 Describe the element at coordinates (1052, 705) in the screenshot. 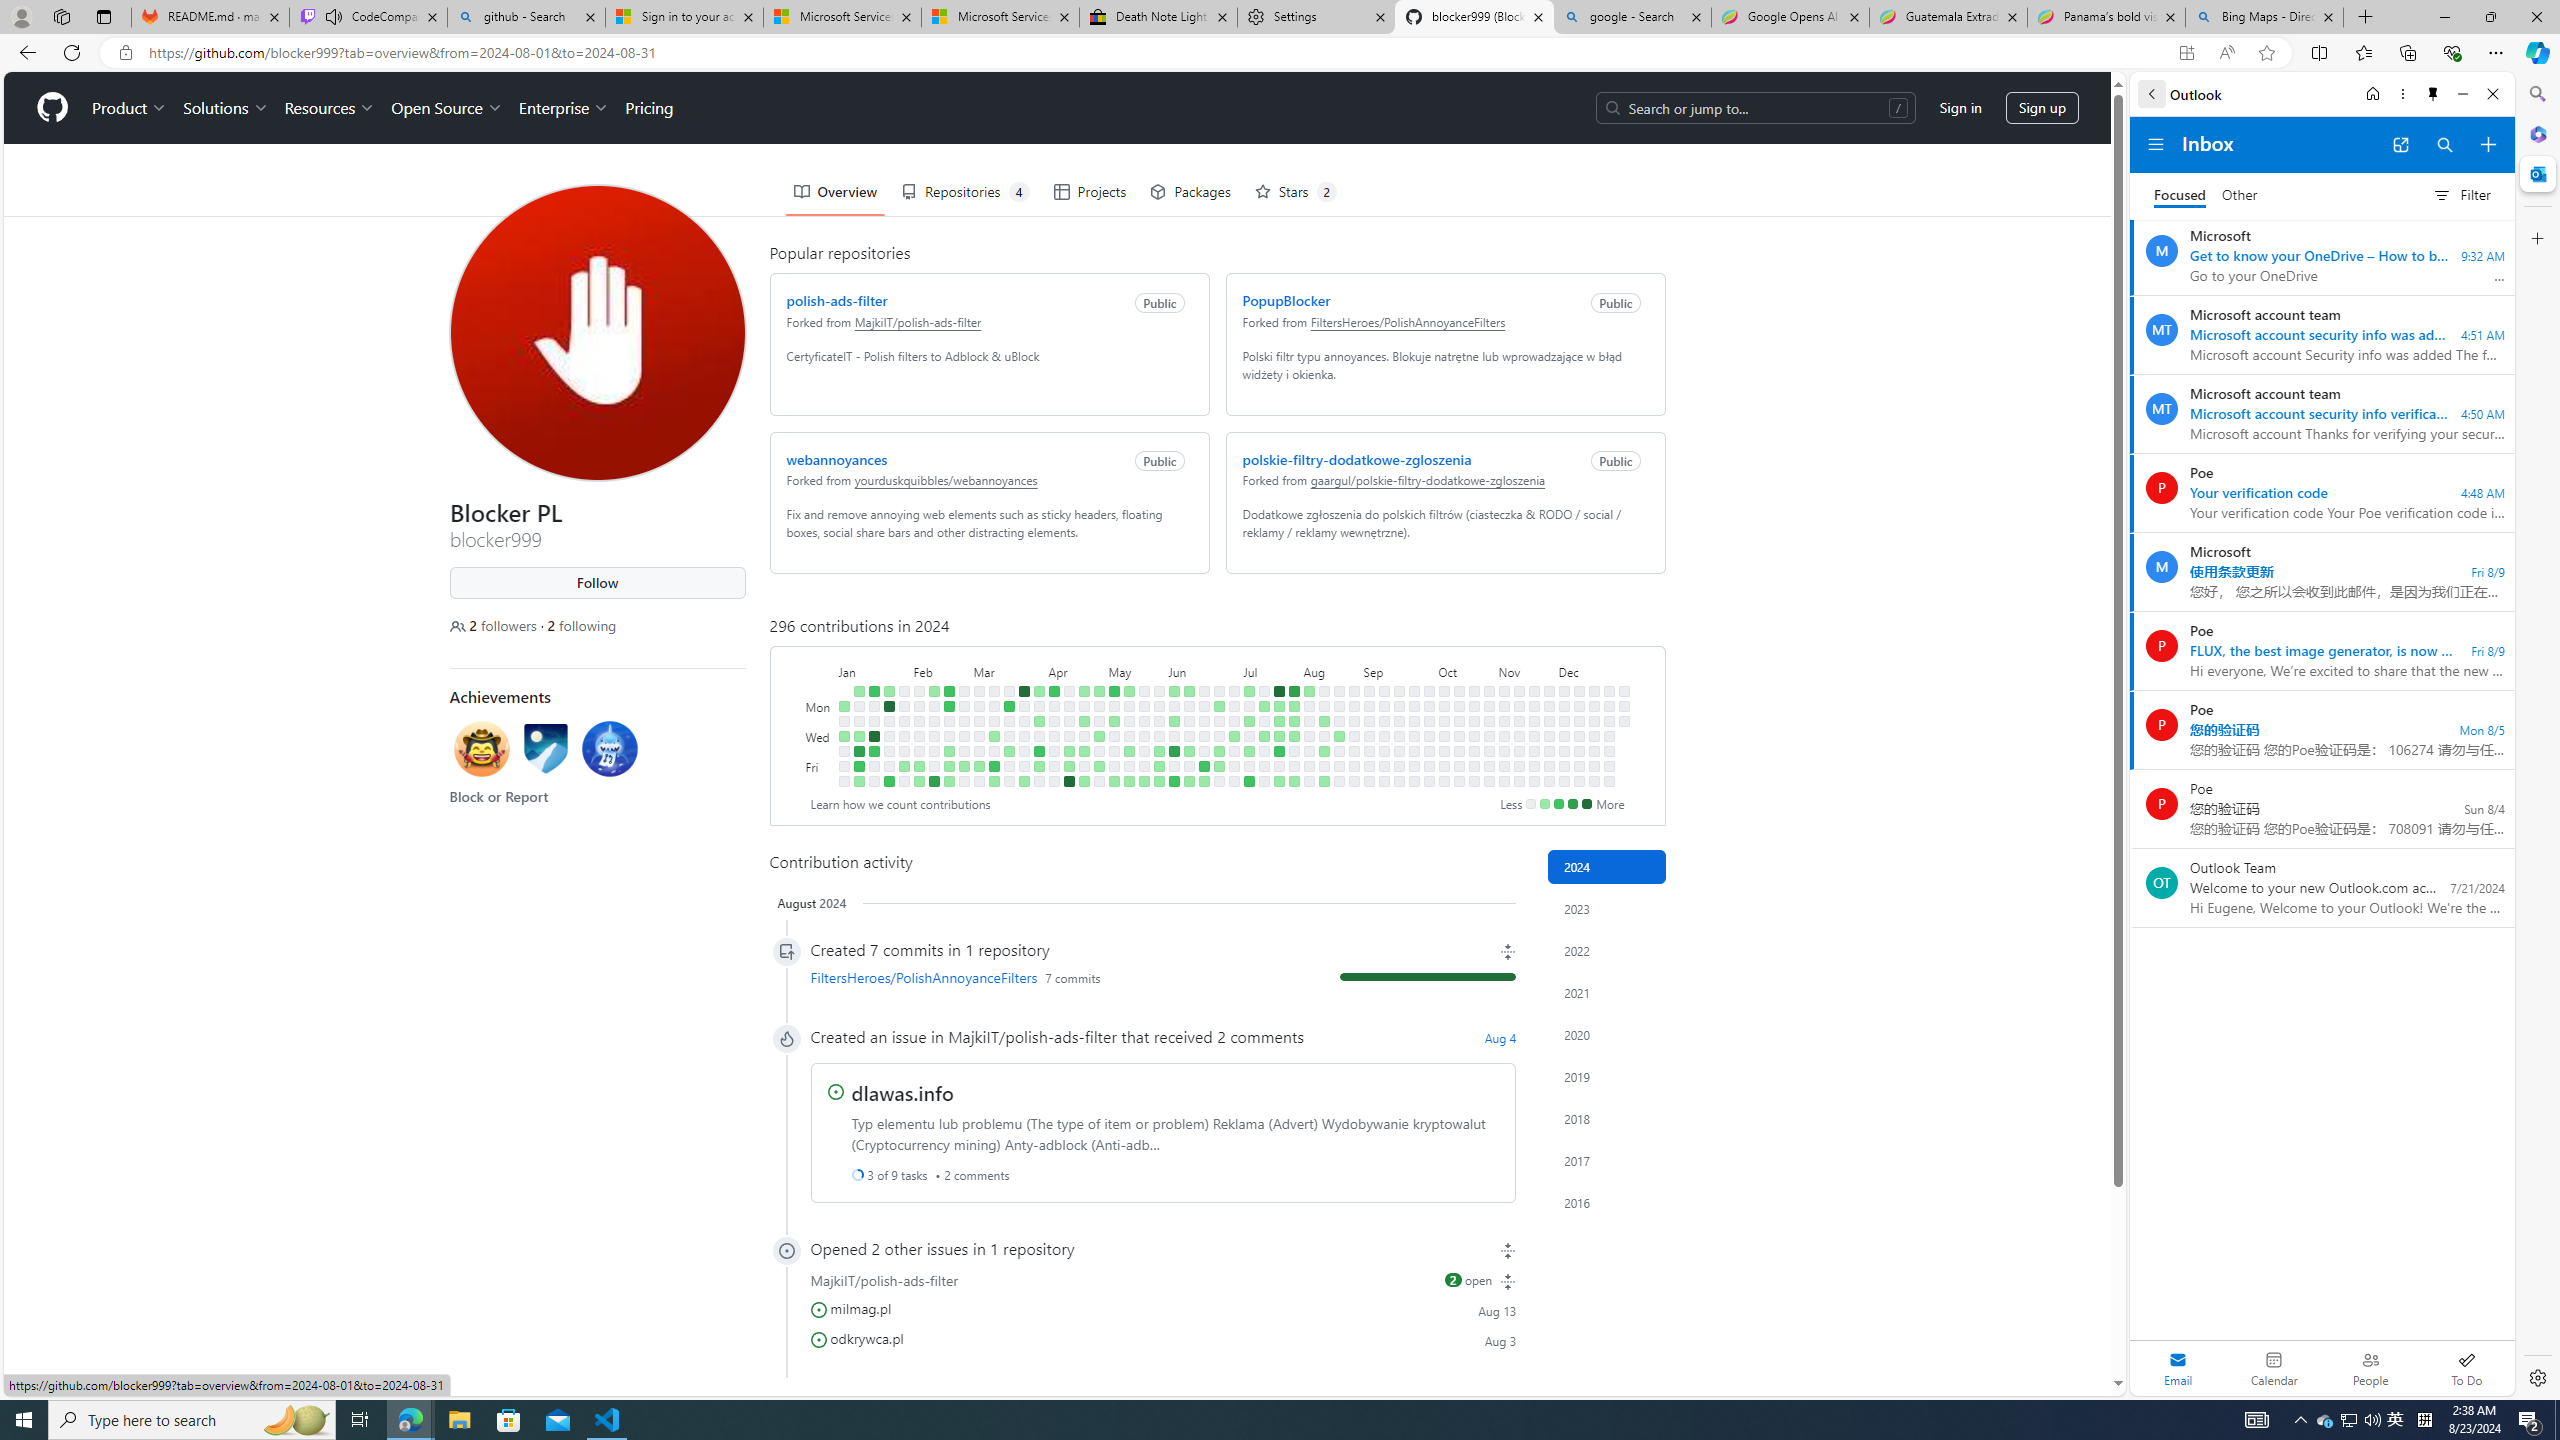

I see `'No contributions on April 8th.'` at that location.